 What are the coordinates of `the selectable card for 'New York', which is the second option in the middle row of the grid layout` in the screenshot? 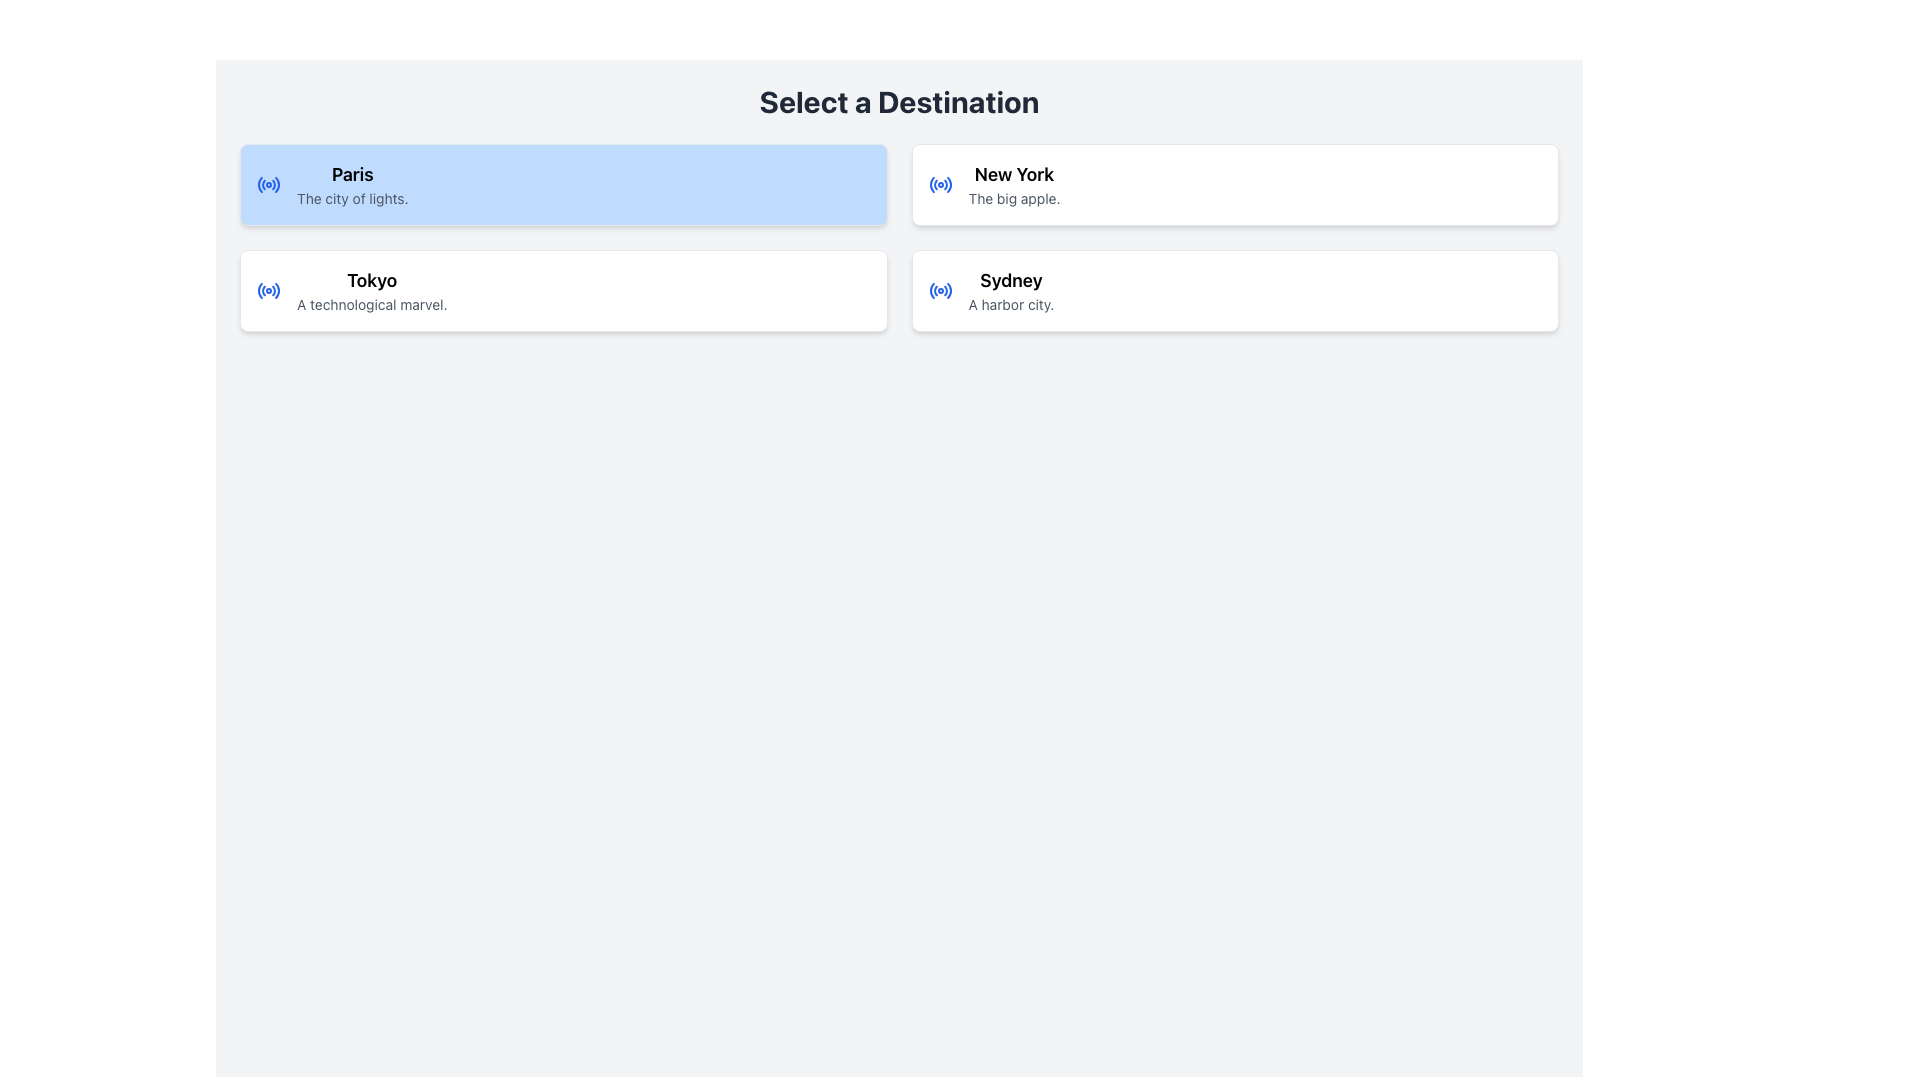 It's located at (1234, 185).